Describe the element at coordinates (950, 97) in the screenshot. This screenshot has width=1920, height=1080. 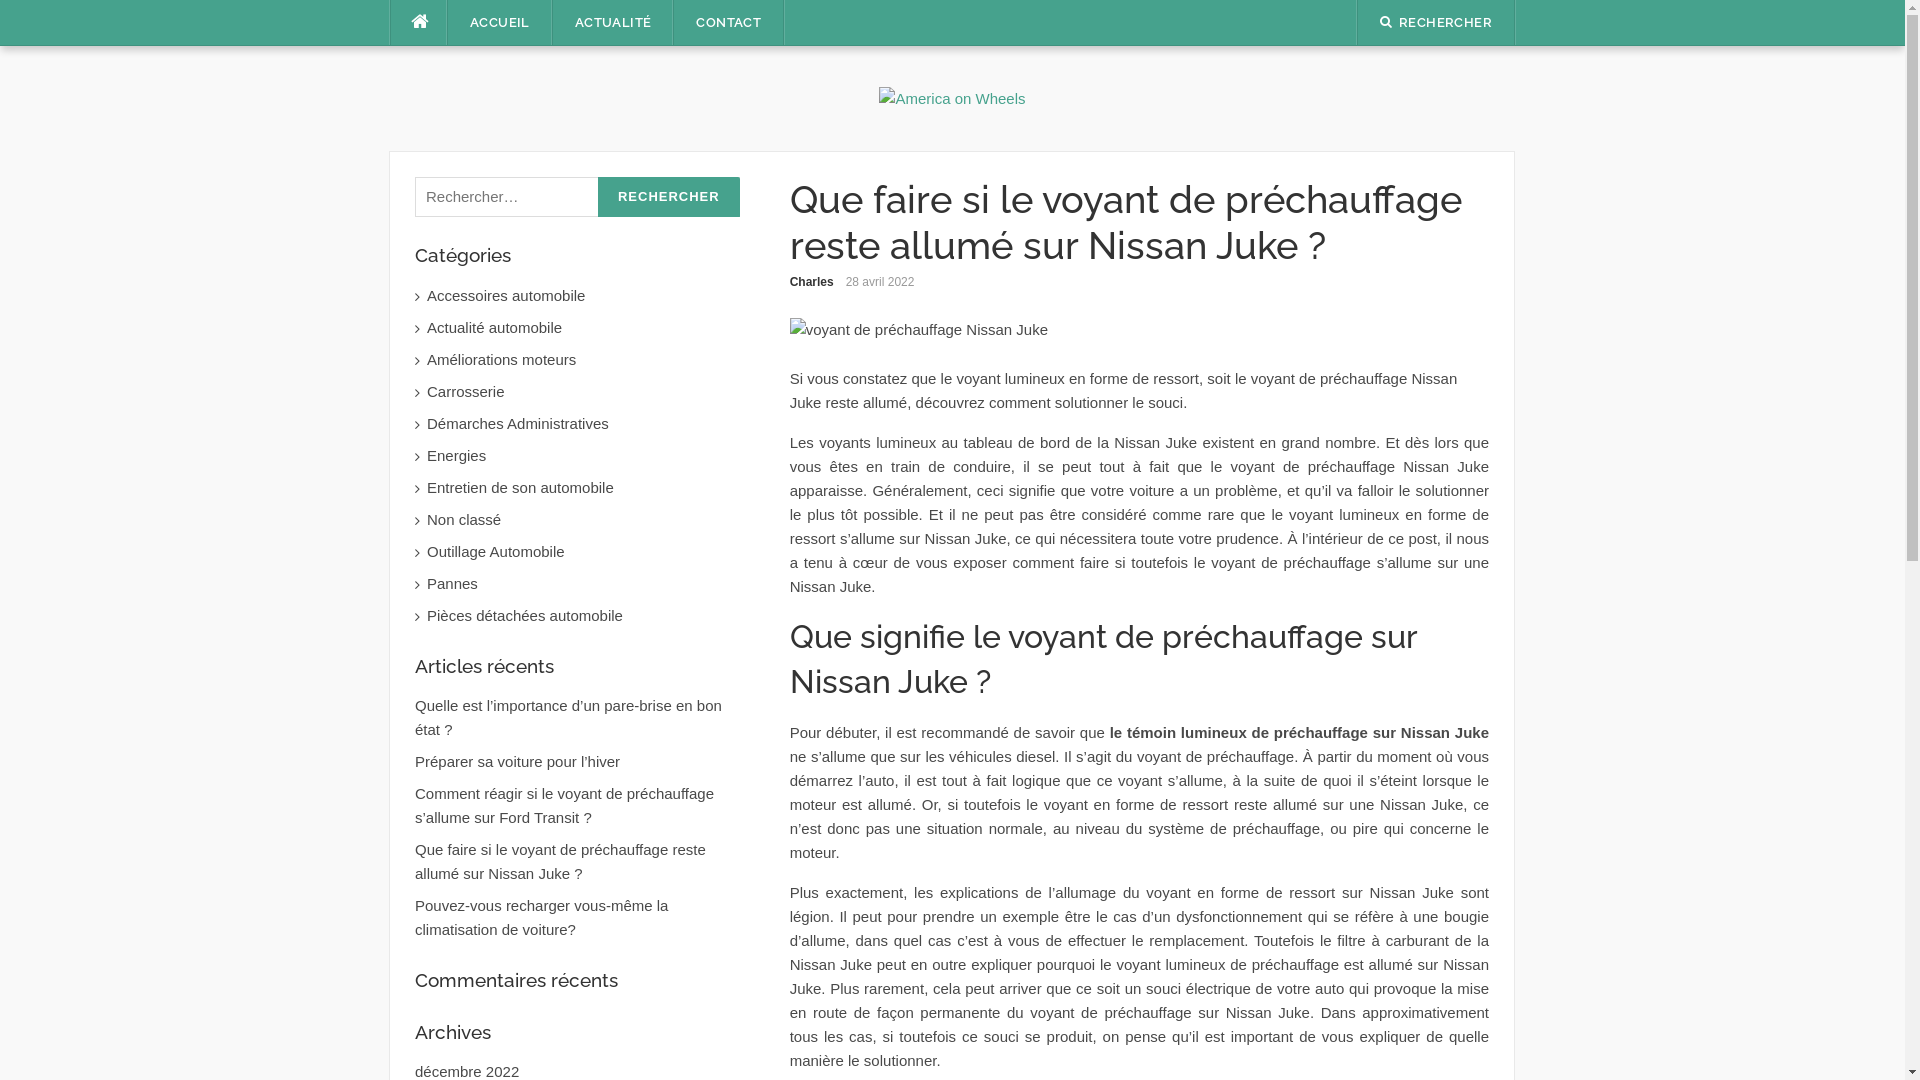
I see `'America on Wheels'` at that location.